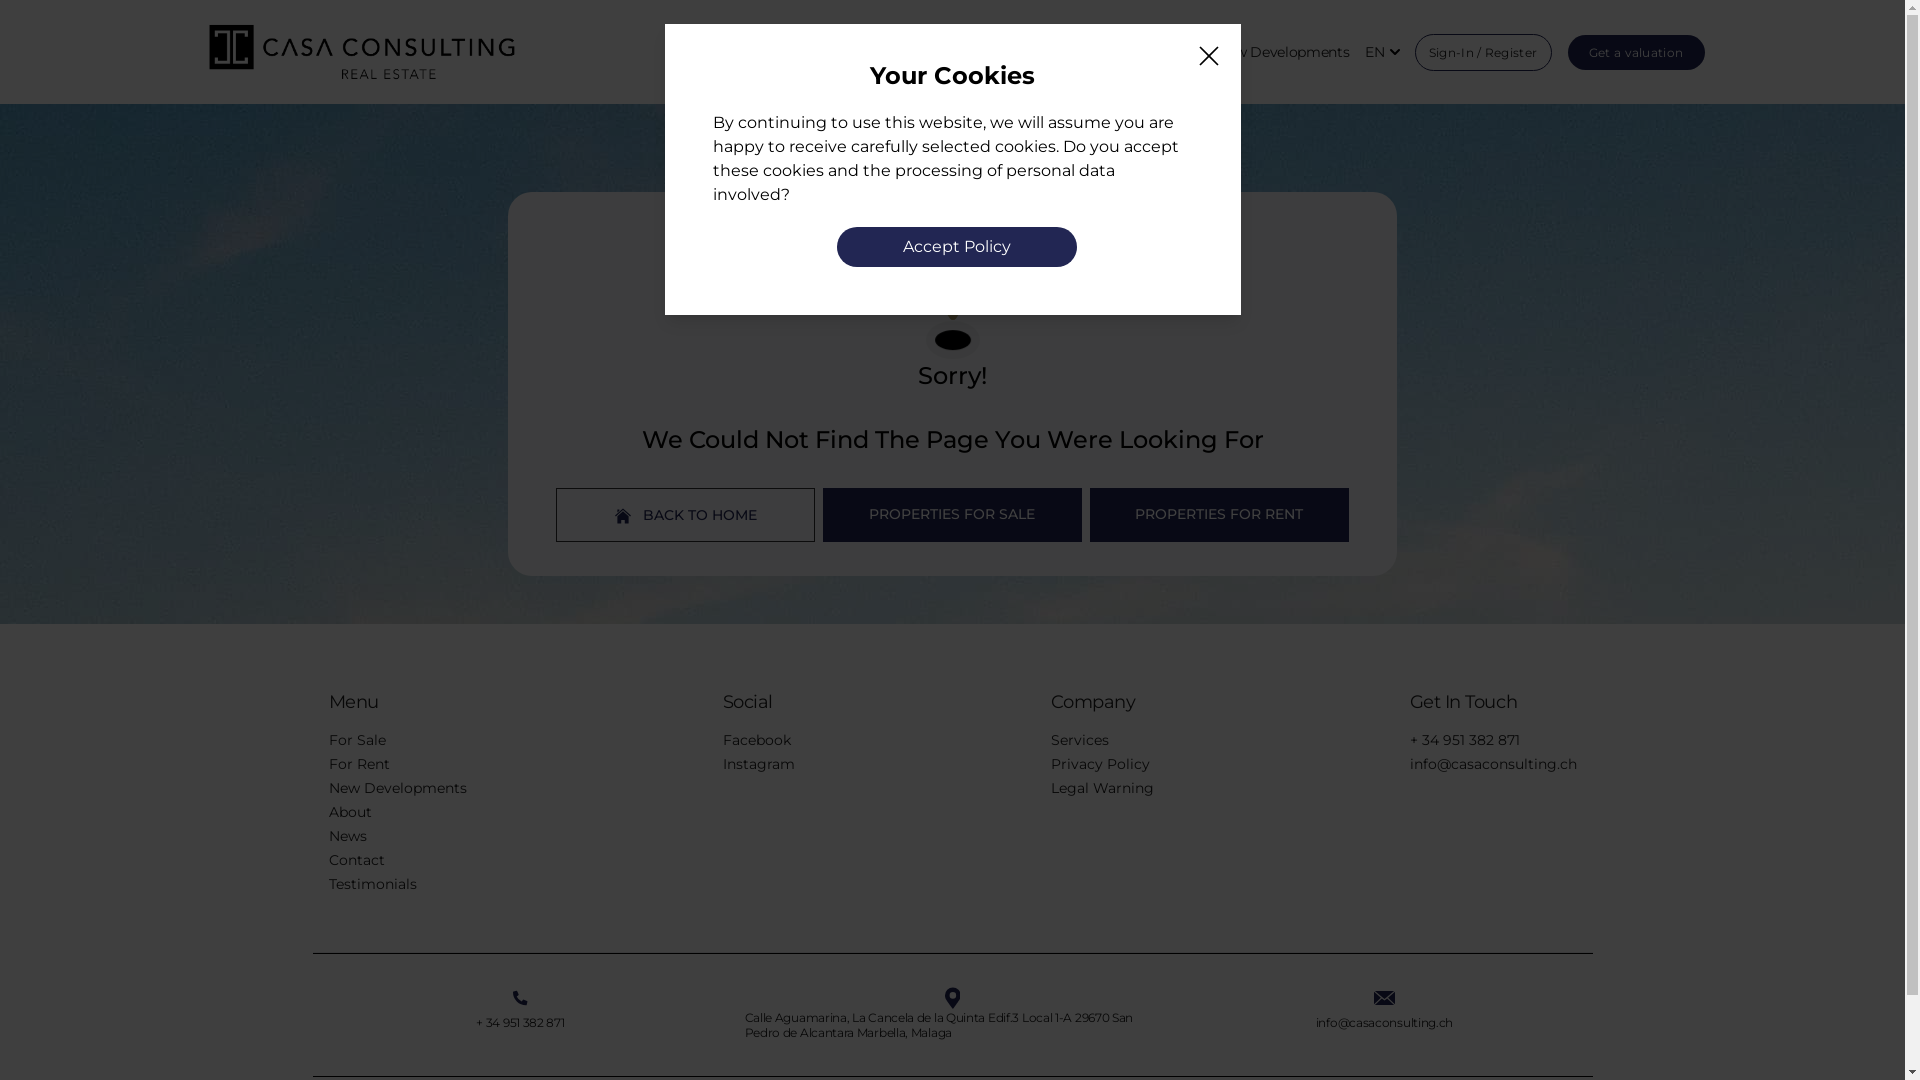 The image size is (1920, 1080). I want to click on 'Sign-In / Register', so click(1413, 51).